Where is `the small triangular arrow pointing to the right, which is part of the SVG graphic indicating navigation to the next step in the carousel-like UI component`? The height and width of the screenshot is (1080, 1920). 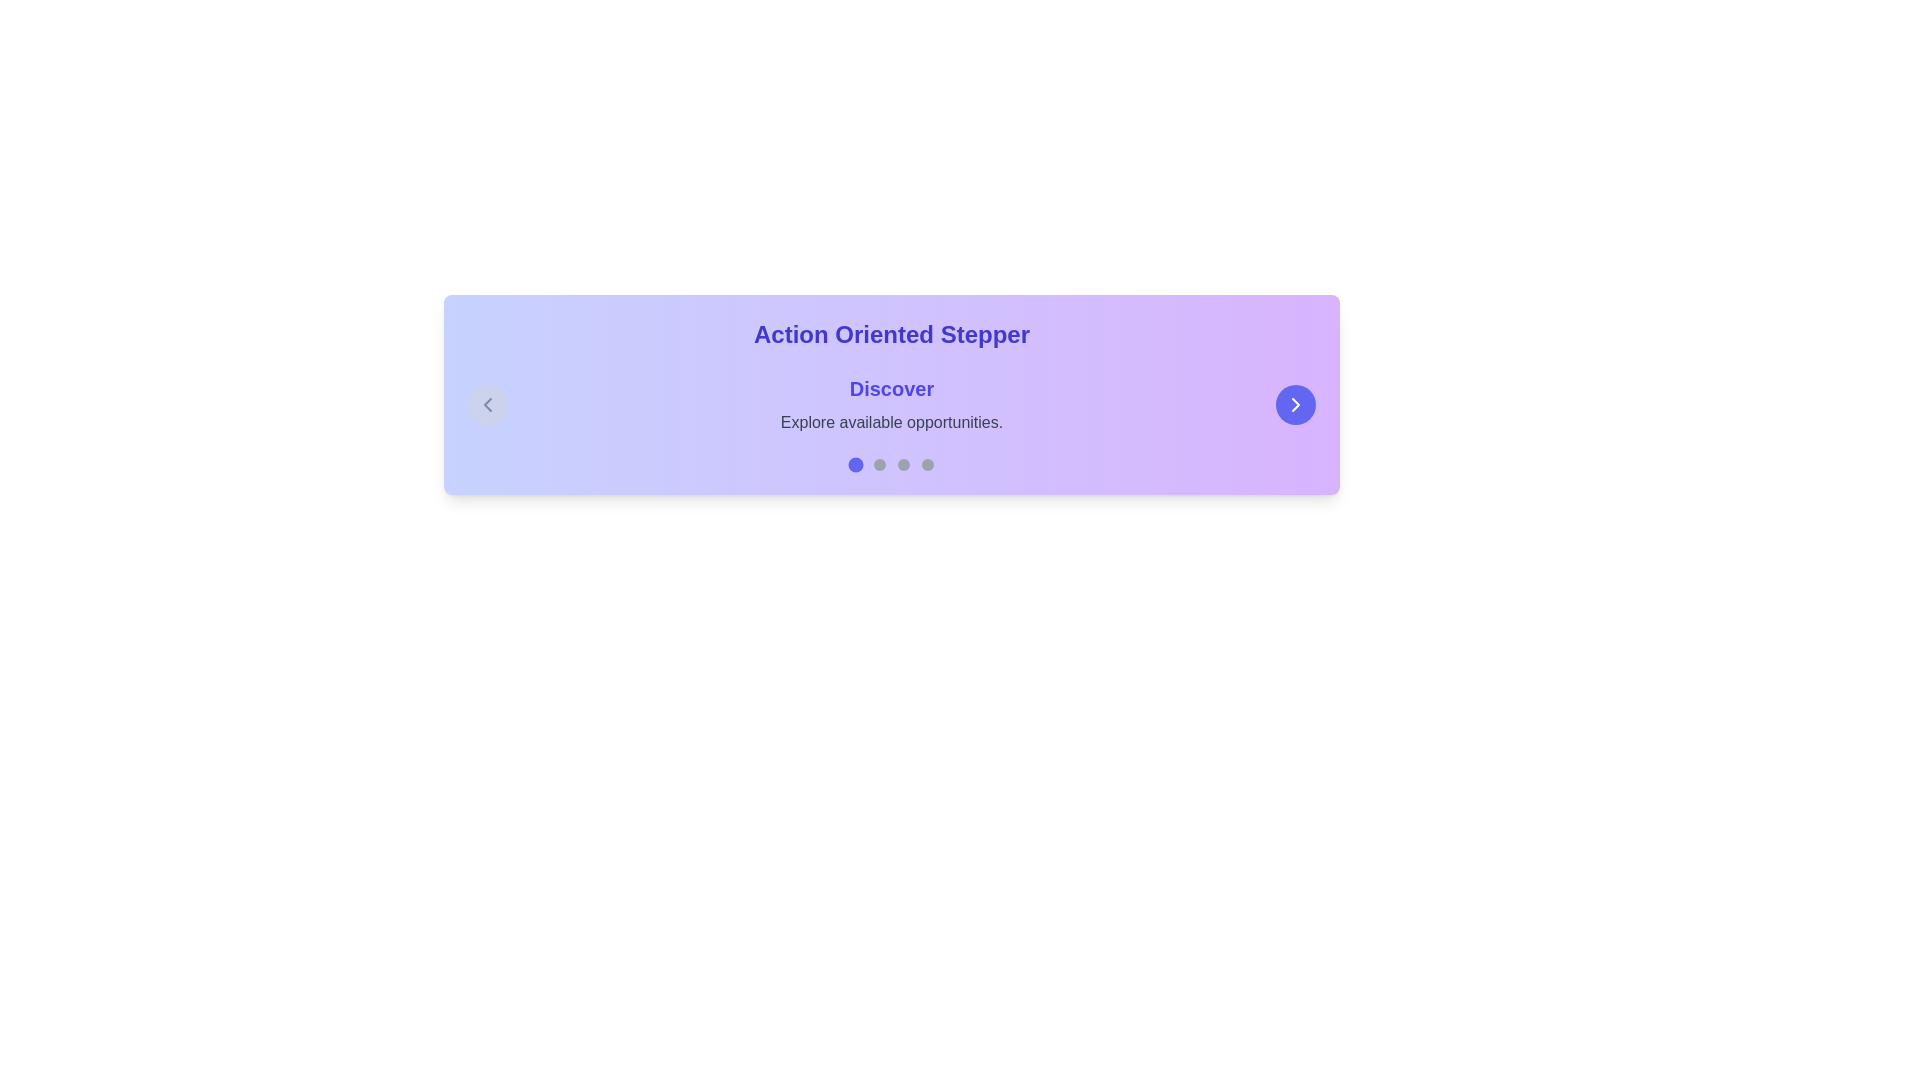
the small triangular arrow pointing to the right, which is part of the SVG graphic indicating navigation to the next step in the carousel-like UI component is located at coordinates (1296, 405).